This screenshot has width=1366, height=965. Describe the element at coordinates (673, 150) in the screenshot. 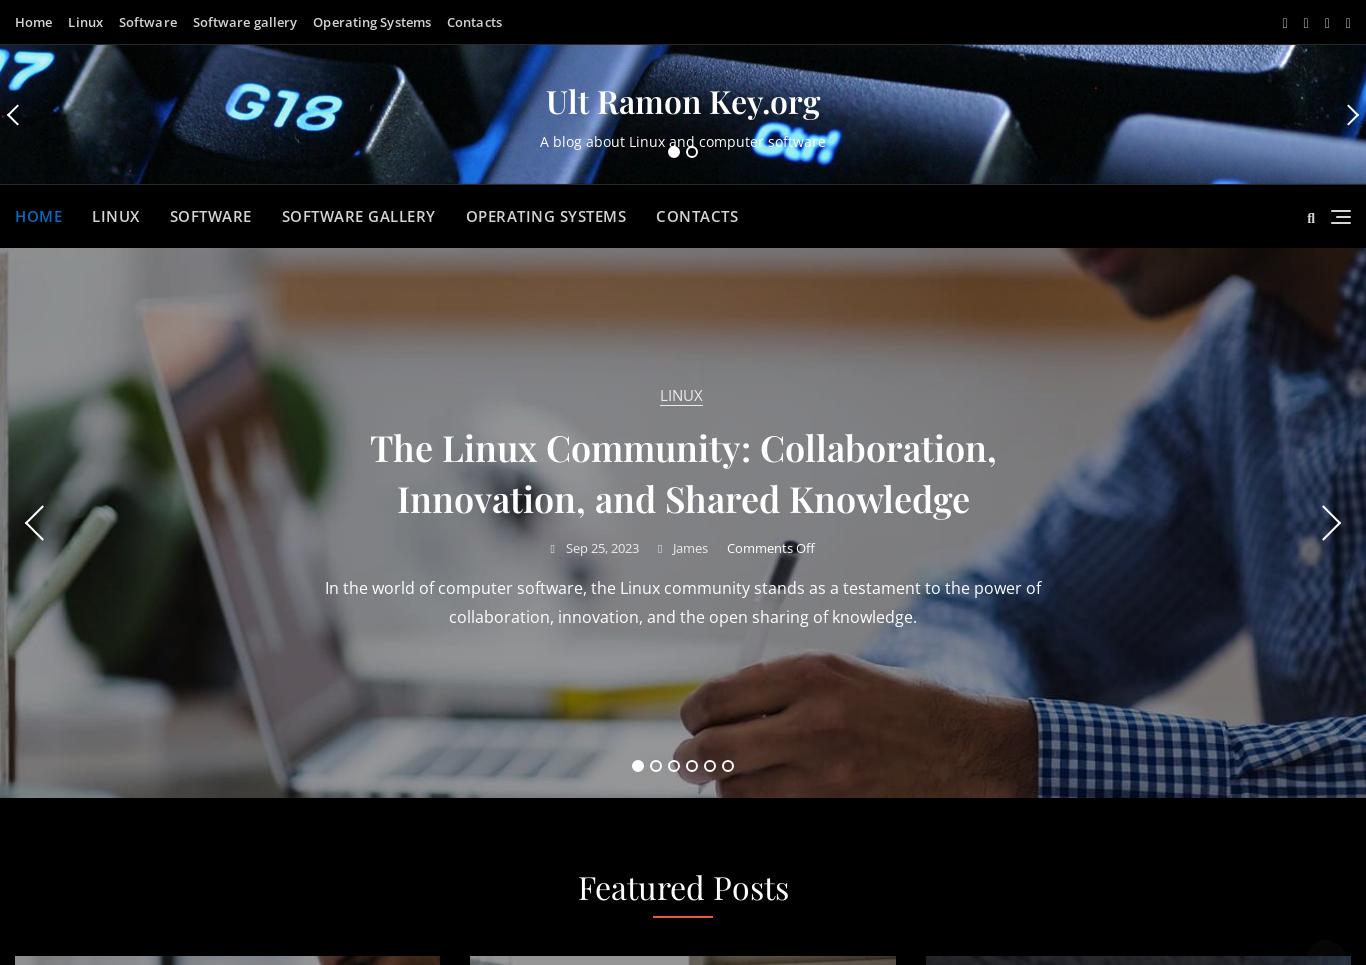

I see `'1'` at that location.